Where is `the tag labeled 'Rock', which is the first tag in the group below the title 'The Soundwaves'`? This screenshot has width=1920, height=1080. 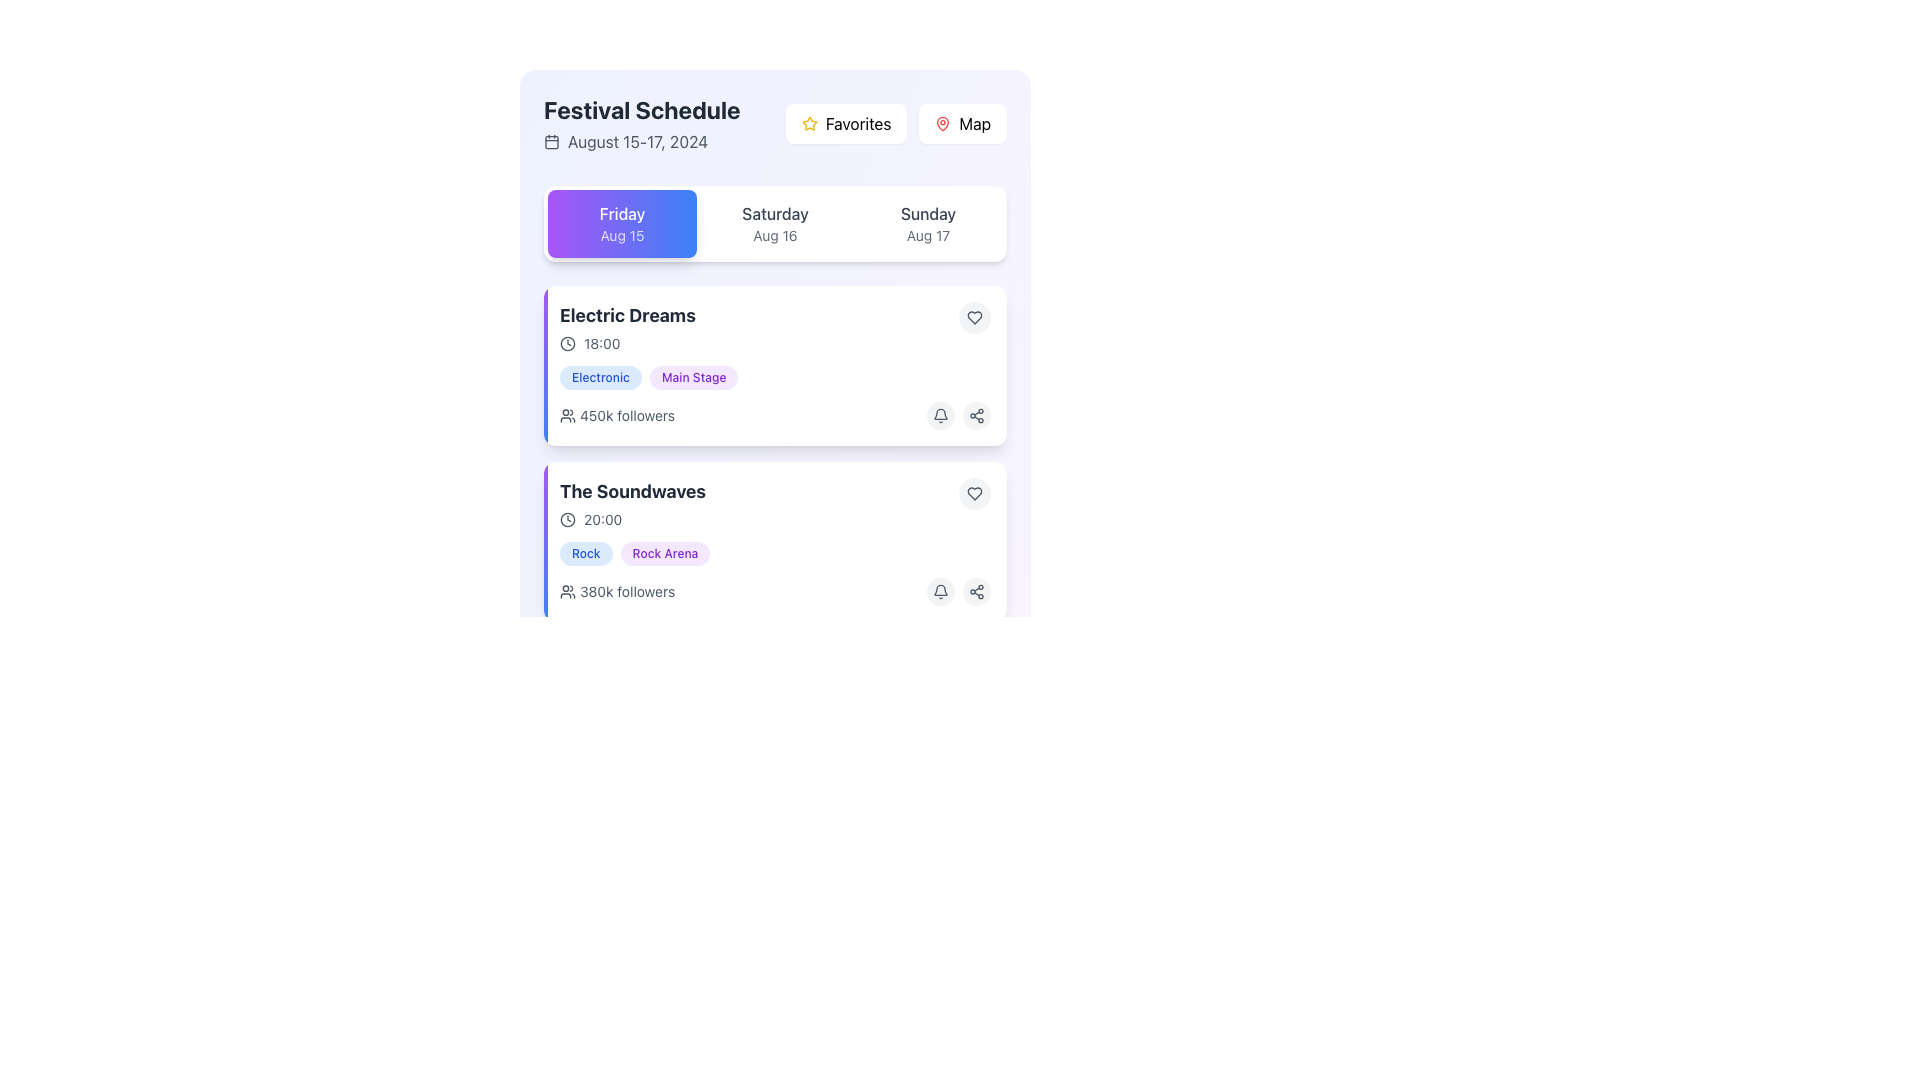
the tag labeled 'Rock', which is the first tag in the group below the title 'The Soundwaves' is located at coordinates (585, 554).